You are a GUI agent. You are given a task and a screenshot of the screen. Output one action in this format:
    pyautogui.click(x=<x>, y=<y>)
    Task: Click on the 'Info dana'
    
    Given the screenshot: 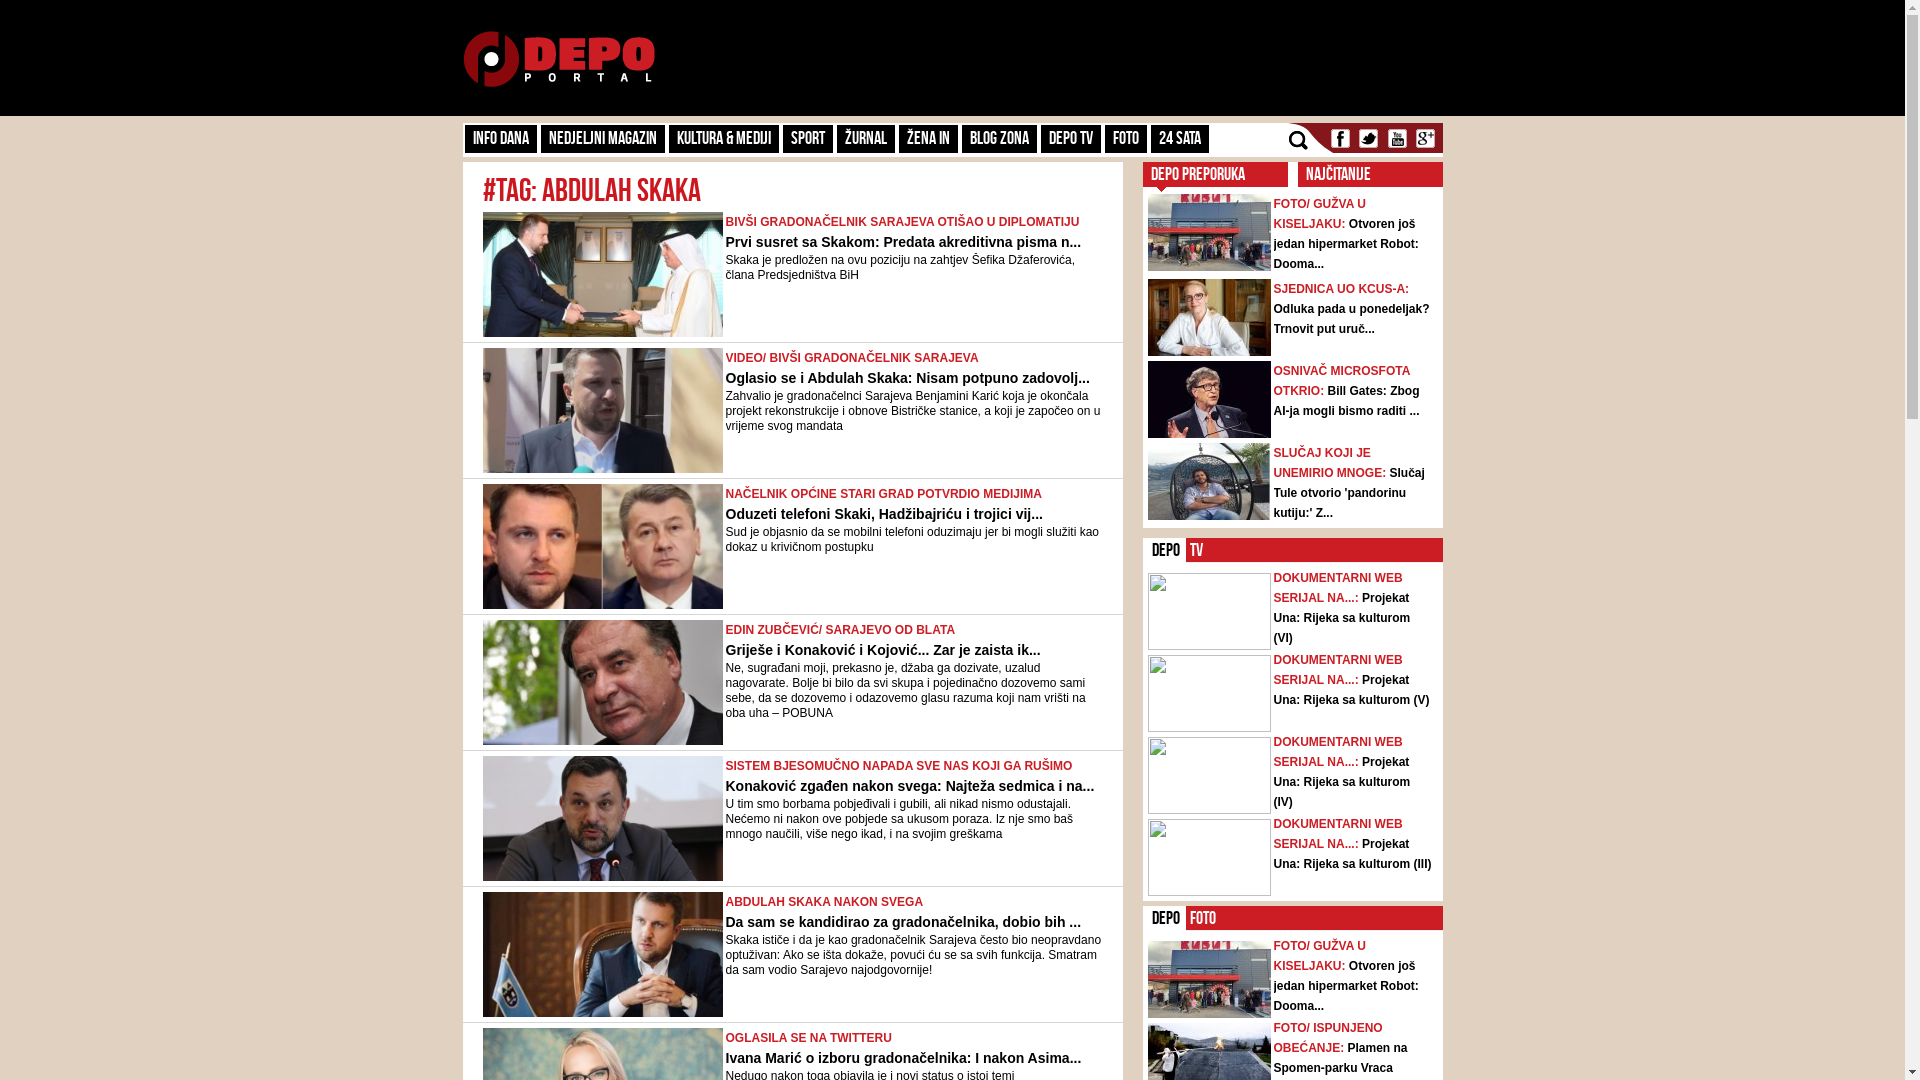 What is the action you would take?
    pyautogui.click(x=499, y=137)
    